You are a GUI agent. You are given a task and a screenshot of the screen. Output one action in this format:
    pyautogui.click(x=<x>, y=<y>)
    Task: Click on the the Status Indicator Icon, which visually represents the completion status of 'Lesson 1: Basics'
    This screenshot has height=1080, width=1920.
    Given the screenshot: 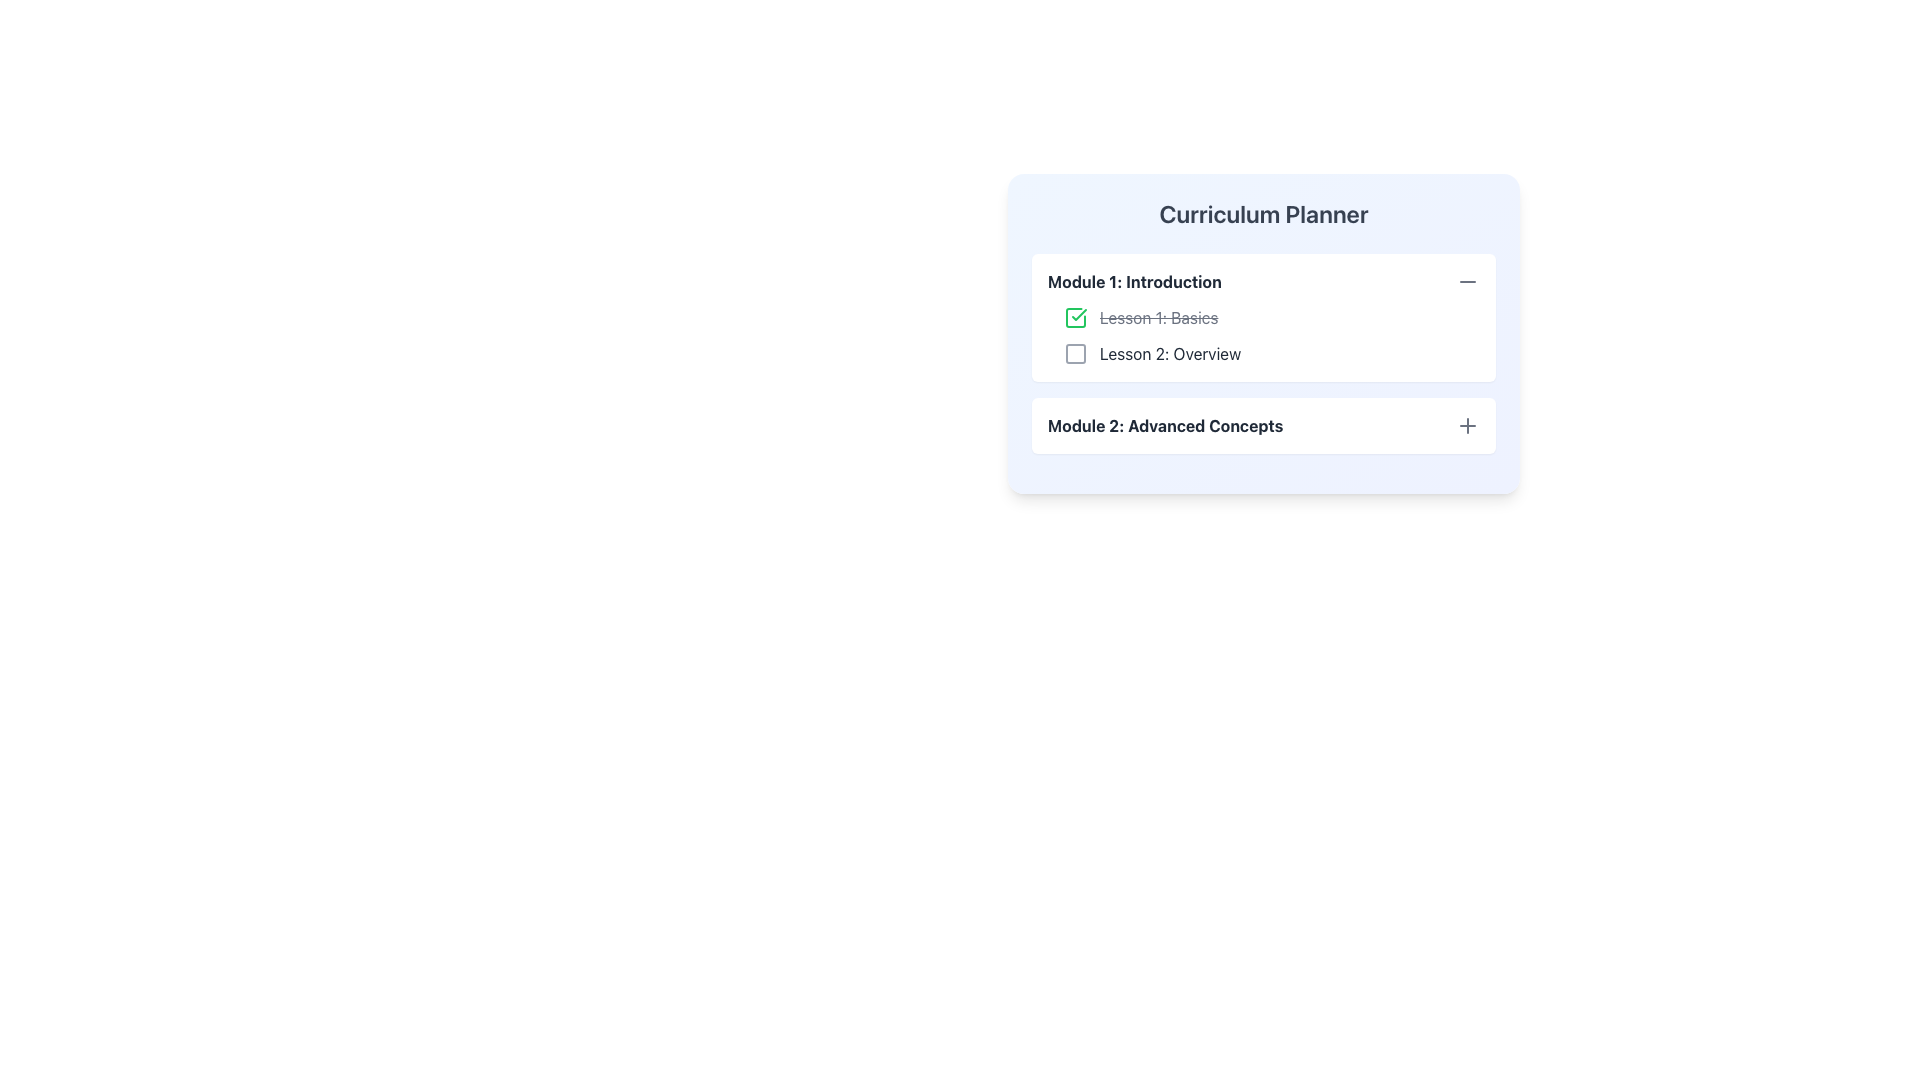 What is the action you would take?
    pyautogui.click(x=1074, y=316)
    